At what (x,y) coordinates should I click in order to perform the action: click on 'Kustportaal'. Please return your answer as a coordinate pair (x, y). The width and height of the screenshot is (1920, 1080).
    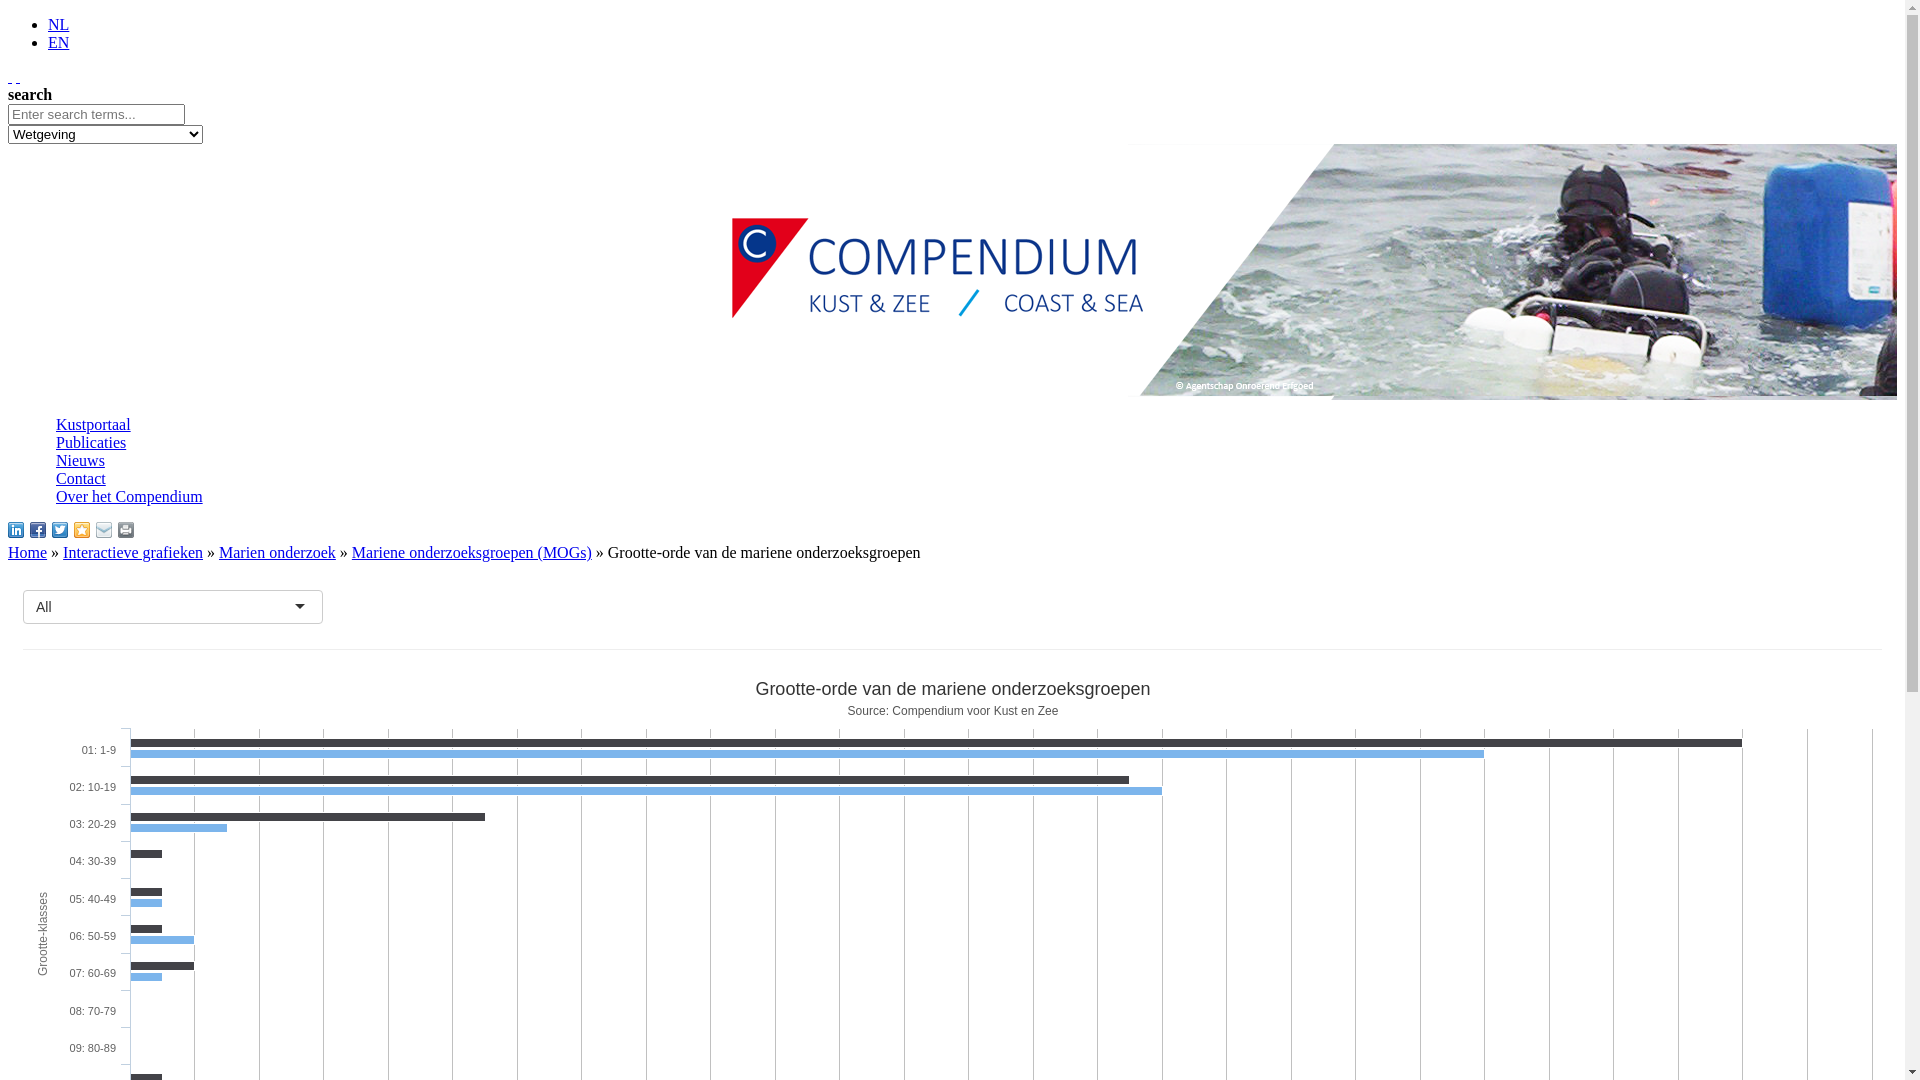
    Looking at the image, I should click on (56, 423).